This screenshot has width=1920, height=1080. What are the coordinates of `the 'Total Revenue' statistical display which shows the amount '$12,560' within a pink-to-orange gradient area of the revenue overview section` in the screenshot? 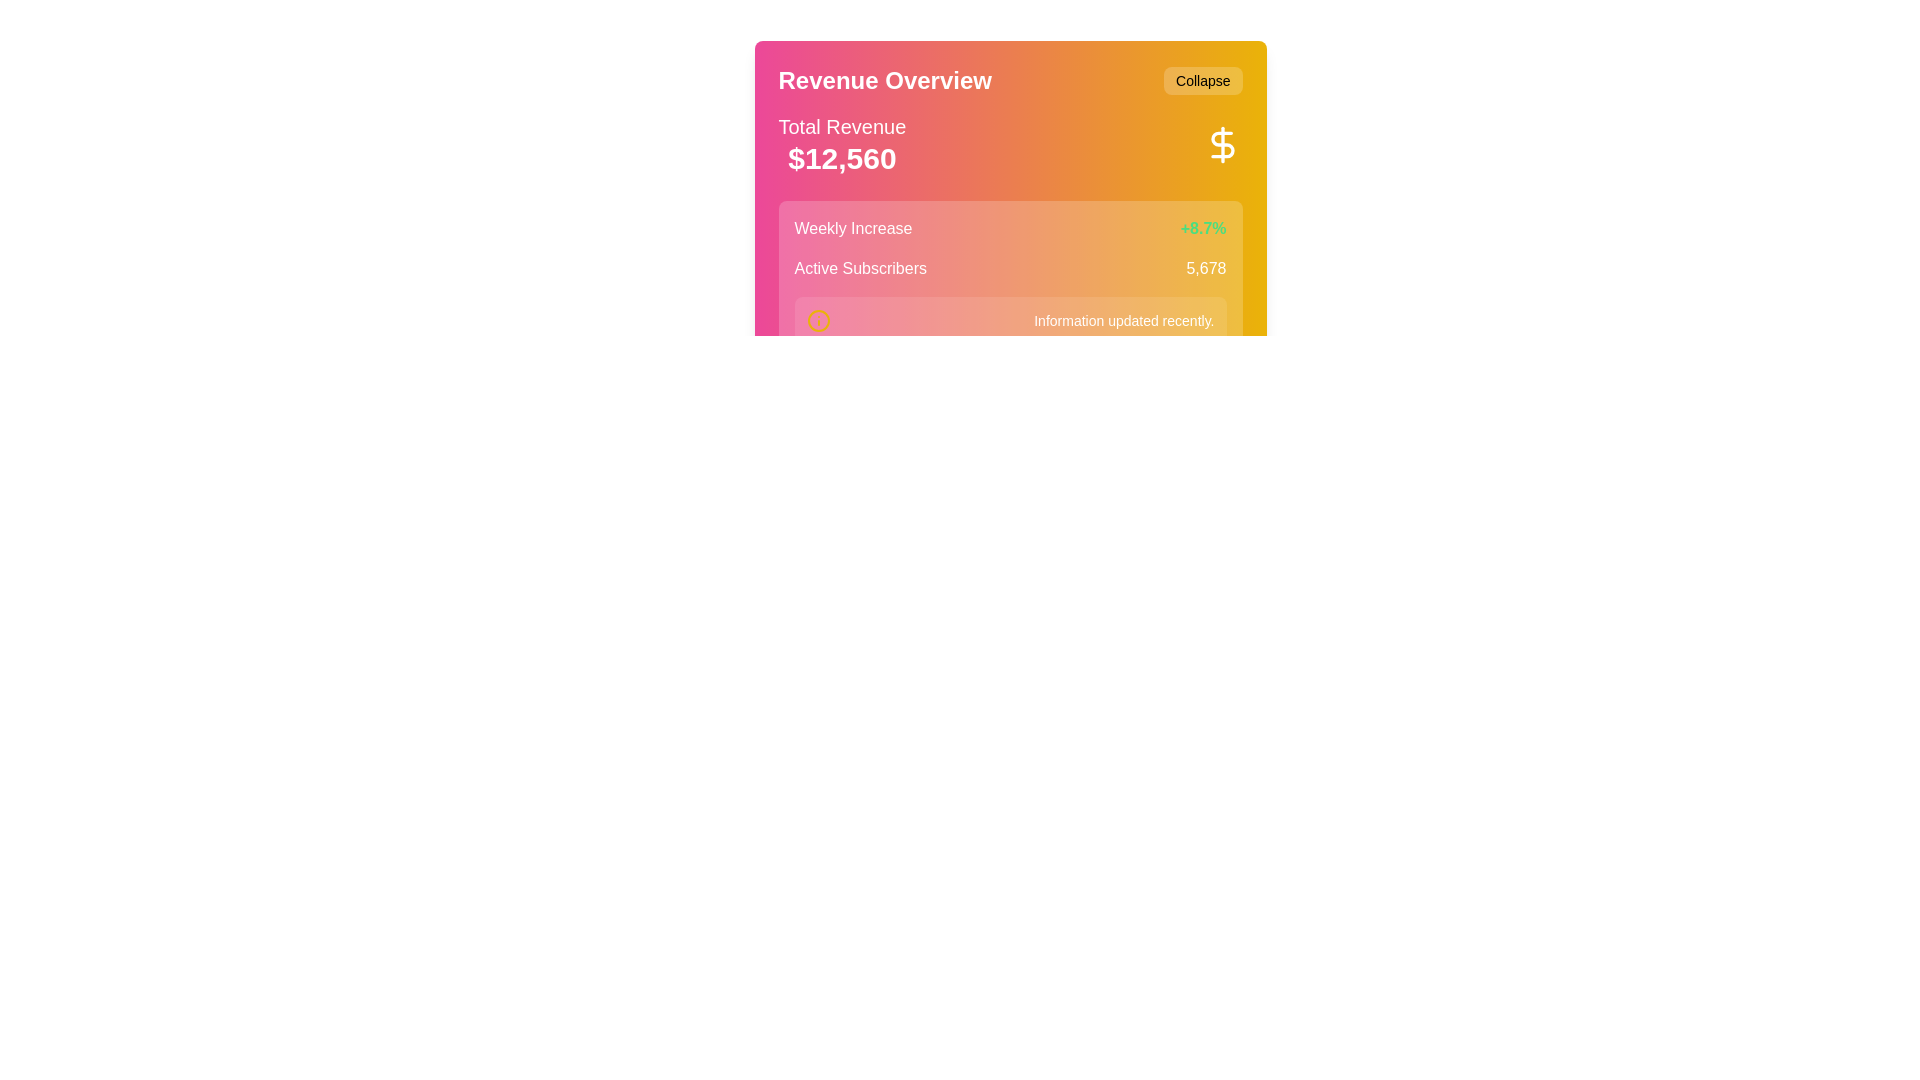 It's located at (842, 144).